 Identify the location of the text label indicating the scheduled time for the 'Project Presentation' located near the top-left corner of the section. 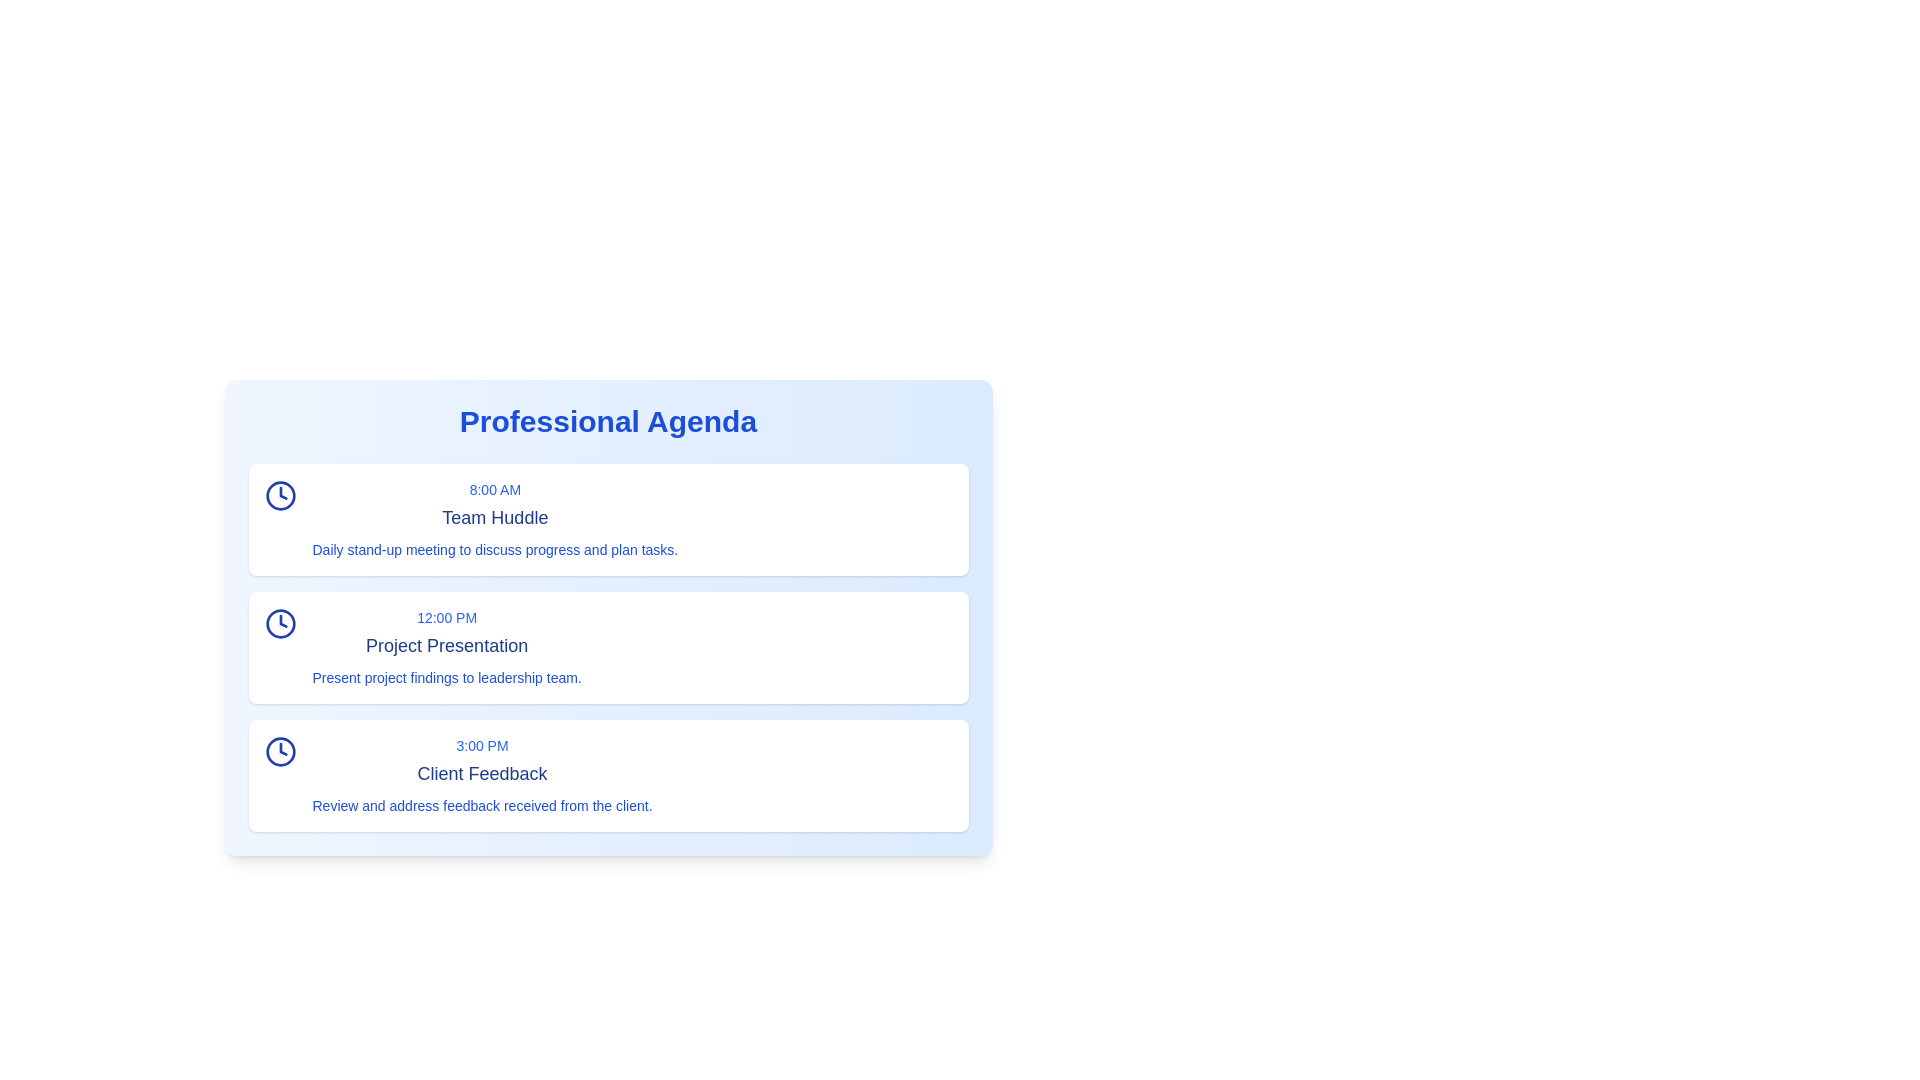
(446, 616).